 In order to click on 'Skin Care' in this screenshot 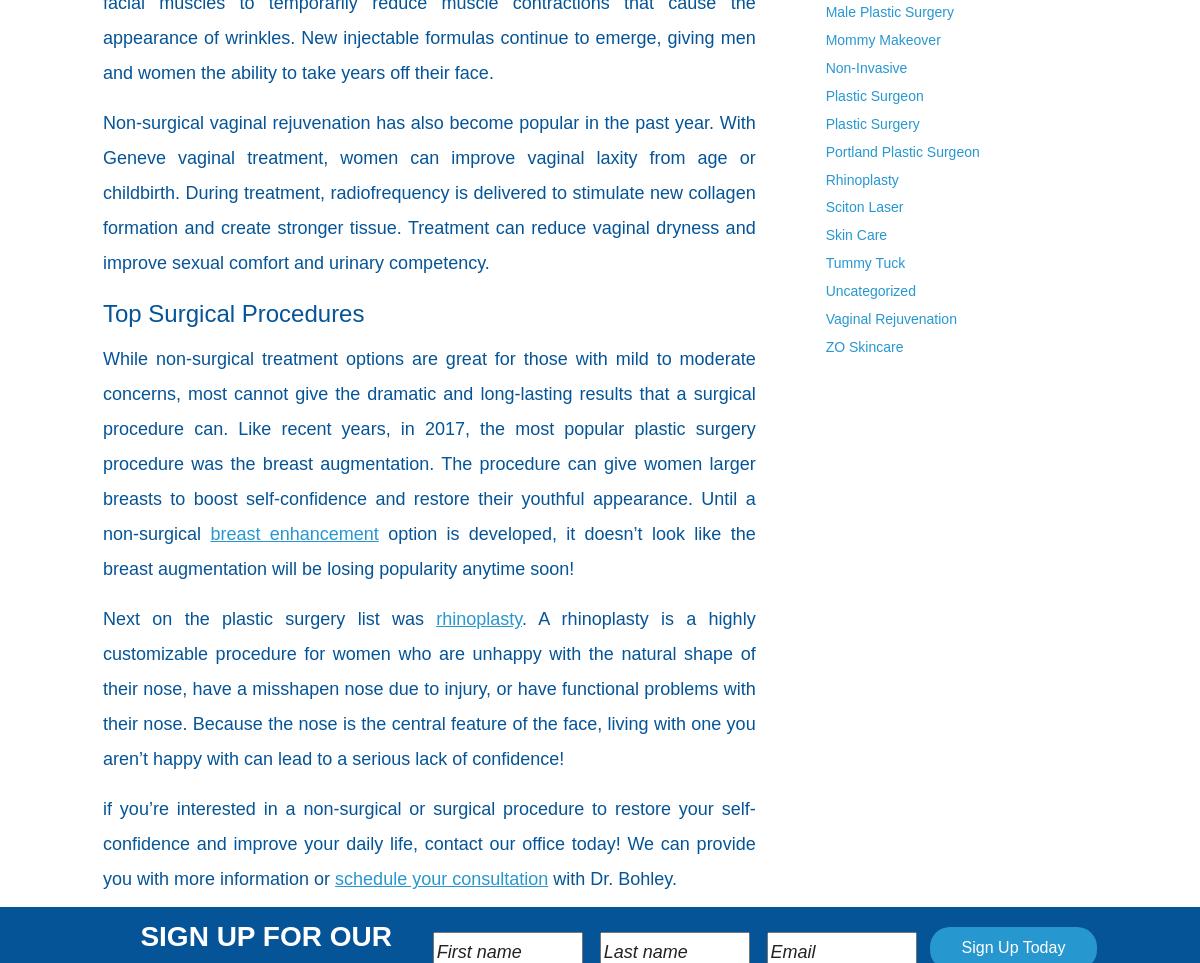, I will do `click(824, 234)`.